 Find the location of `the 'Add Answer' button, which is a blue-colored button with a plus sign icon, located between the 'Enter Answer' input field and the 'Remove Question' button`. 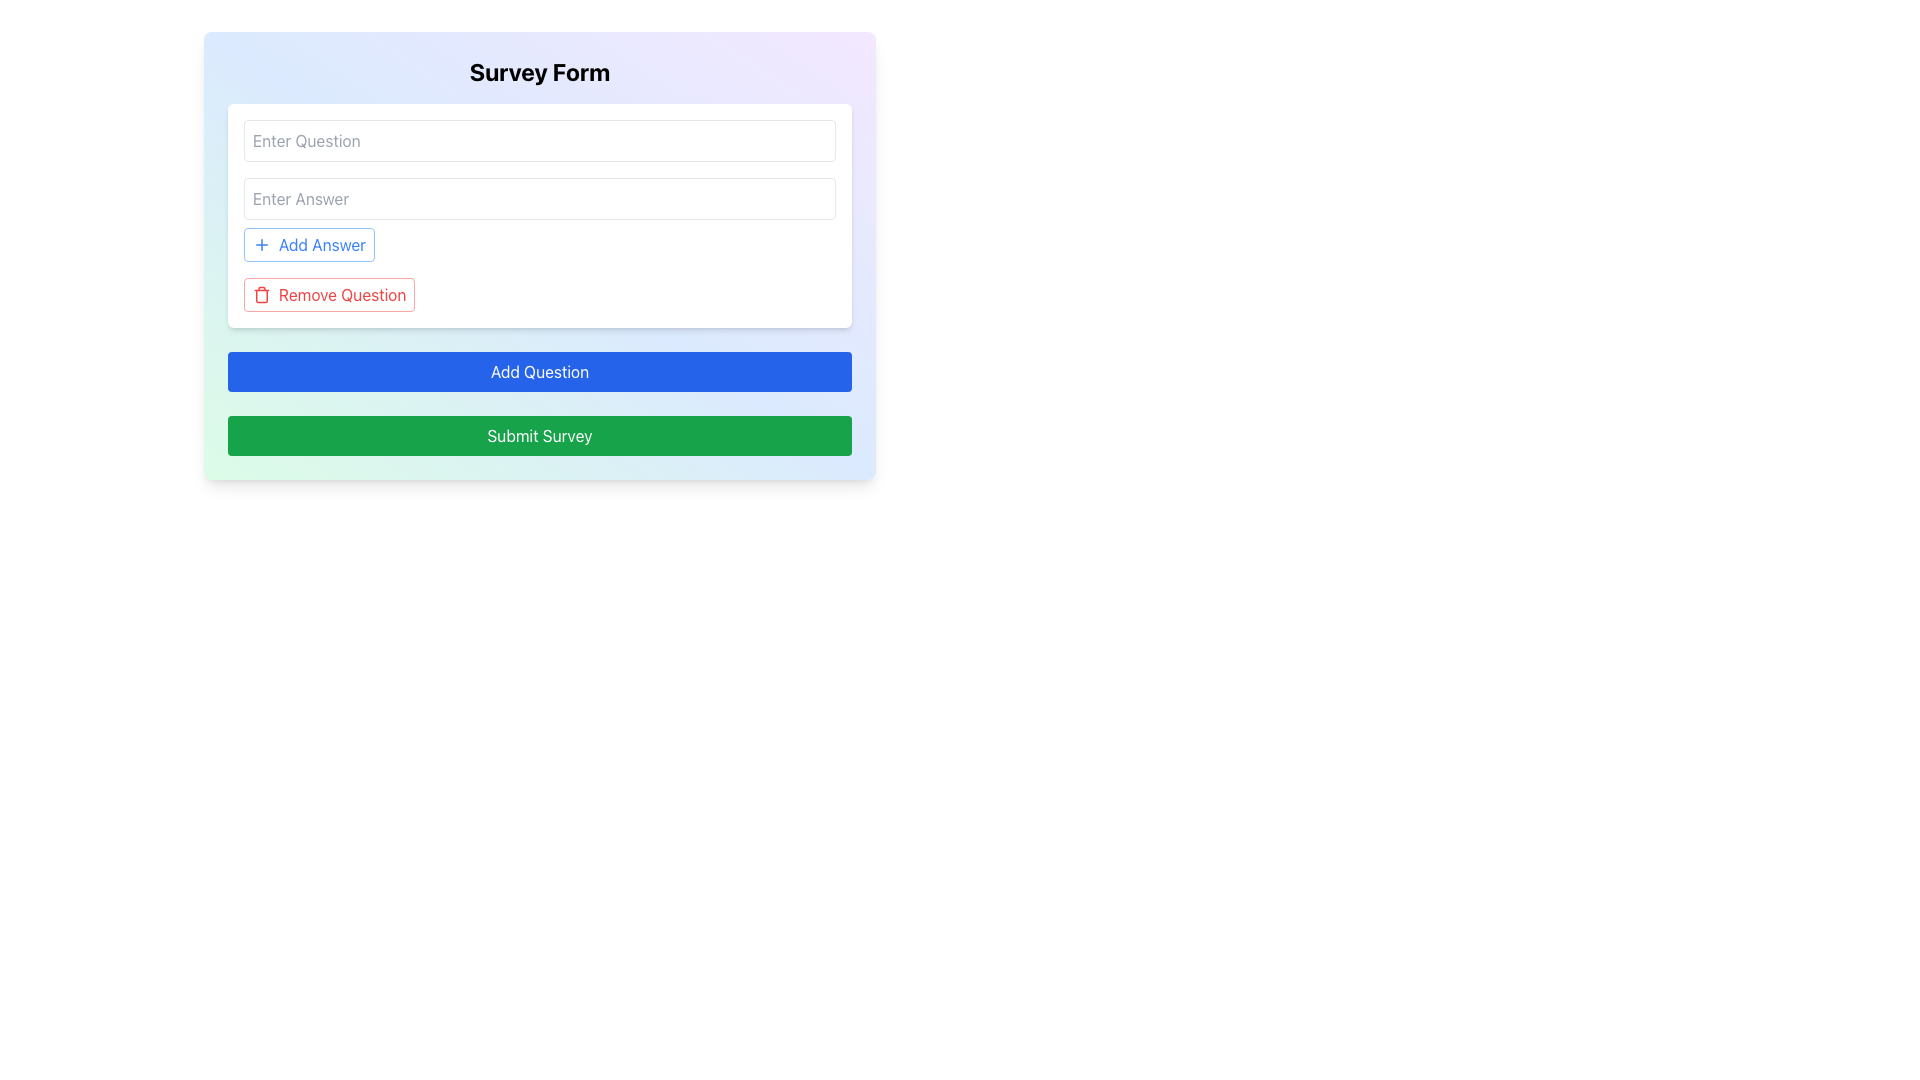

the 'Add Answer' button, which is a blue-colored button with a plus sign icon, located between the 'Enter Answer' input field and the 'Remove Question' button is located at coordinates (308, 244).